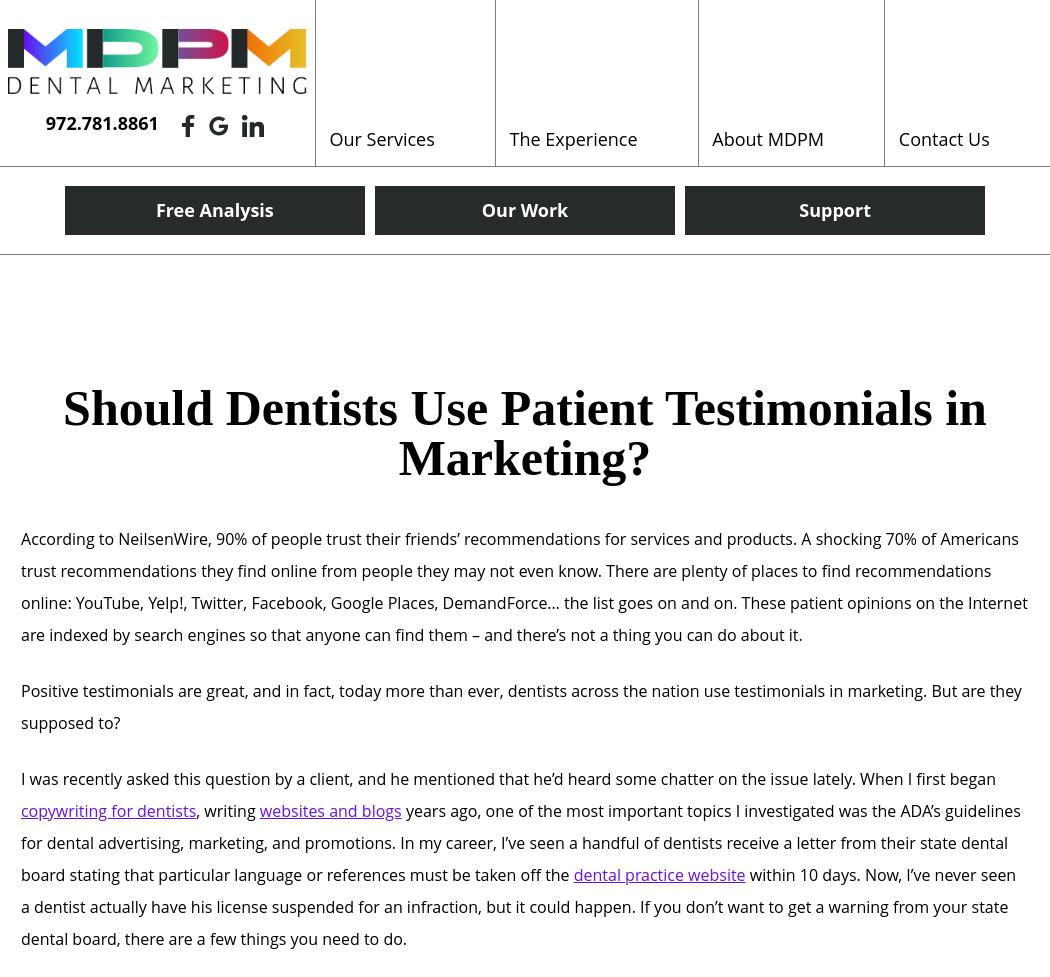 Image resolution: width=1050 pixels, height=977 pixels. Describe the element at coordinates (520, 706) in the screenshot. I see `'Positive testimonials are great, and in fact, today more than ever, dentists across the nation use testimonials in marketing. But are they supposed to?'` at that location.